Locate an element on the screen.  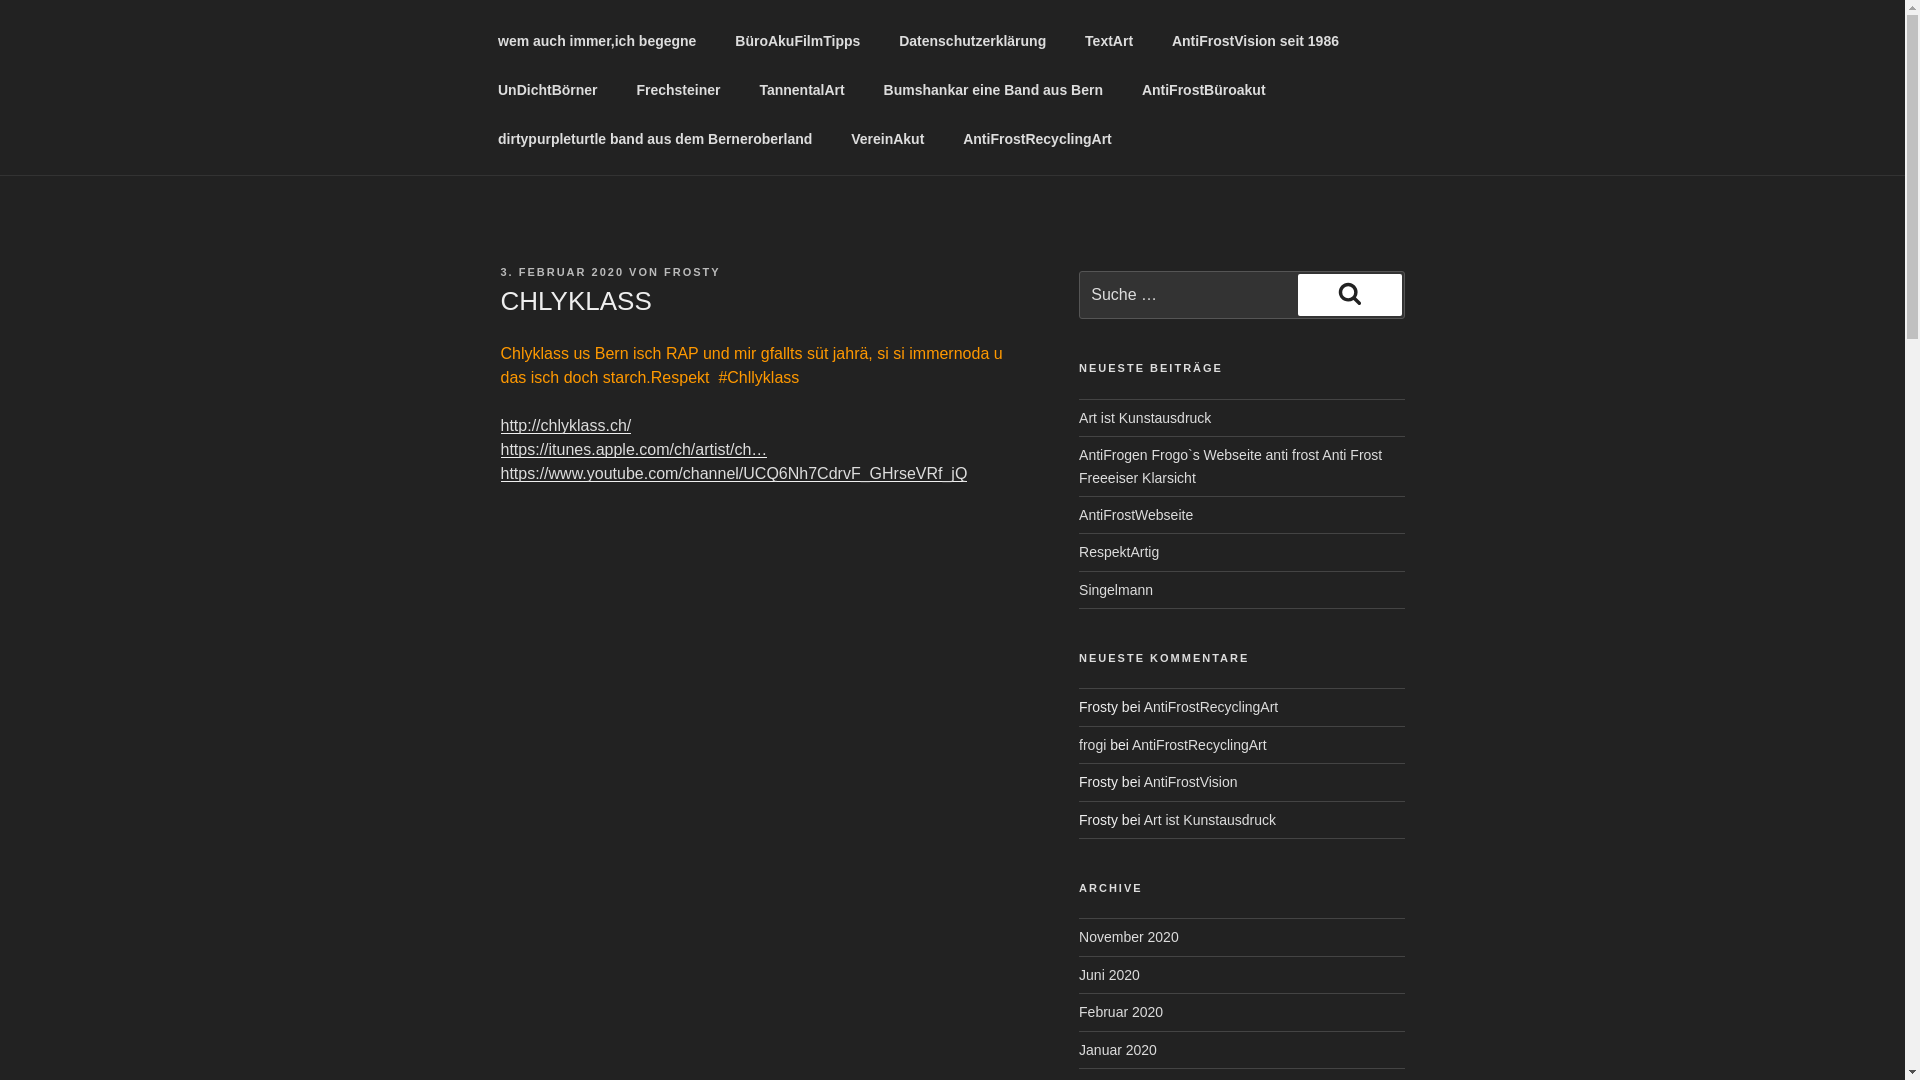
'AntiFrostWebseite' is located at coordinates (1136, 514).